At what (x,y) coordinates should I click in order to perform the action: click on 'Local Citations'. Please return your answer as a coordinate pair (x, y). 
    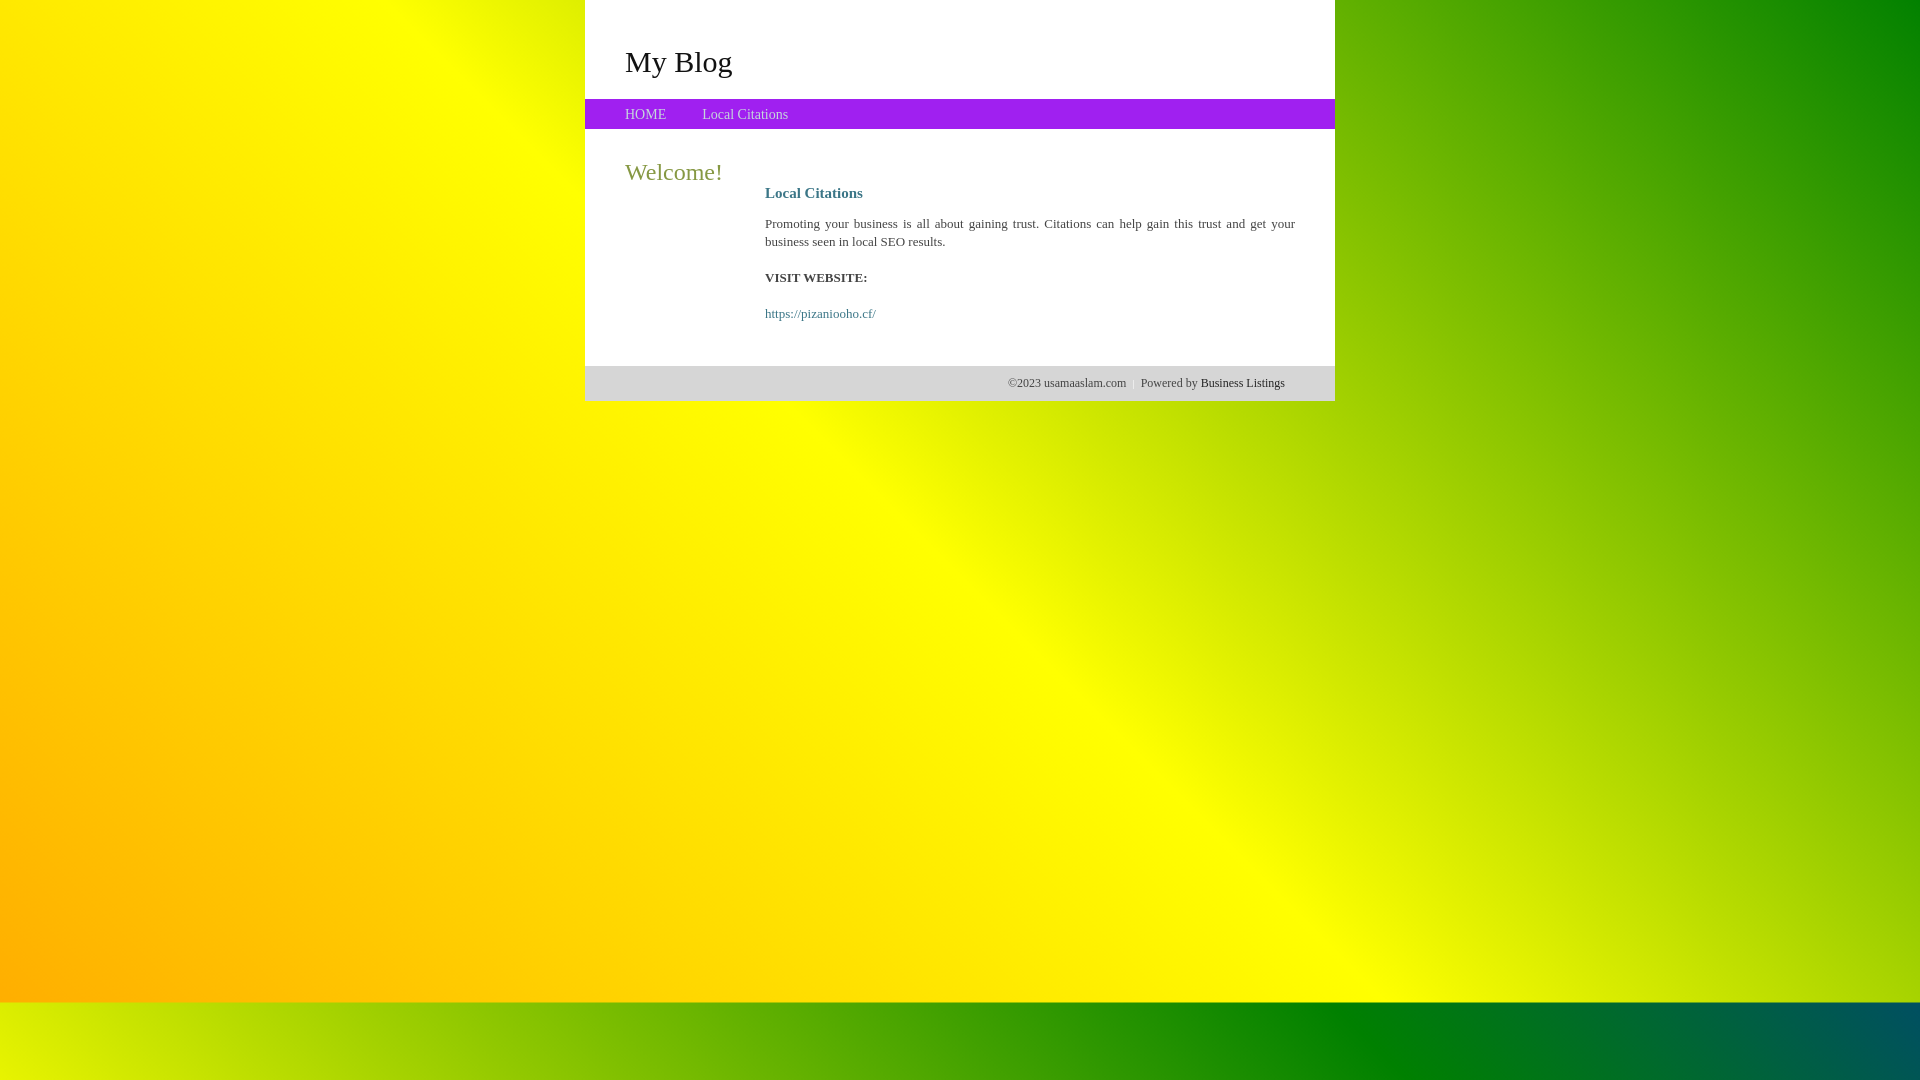
    Looking at the image, I should click on (743, 114).